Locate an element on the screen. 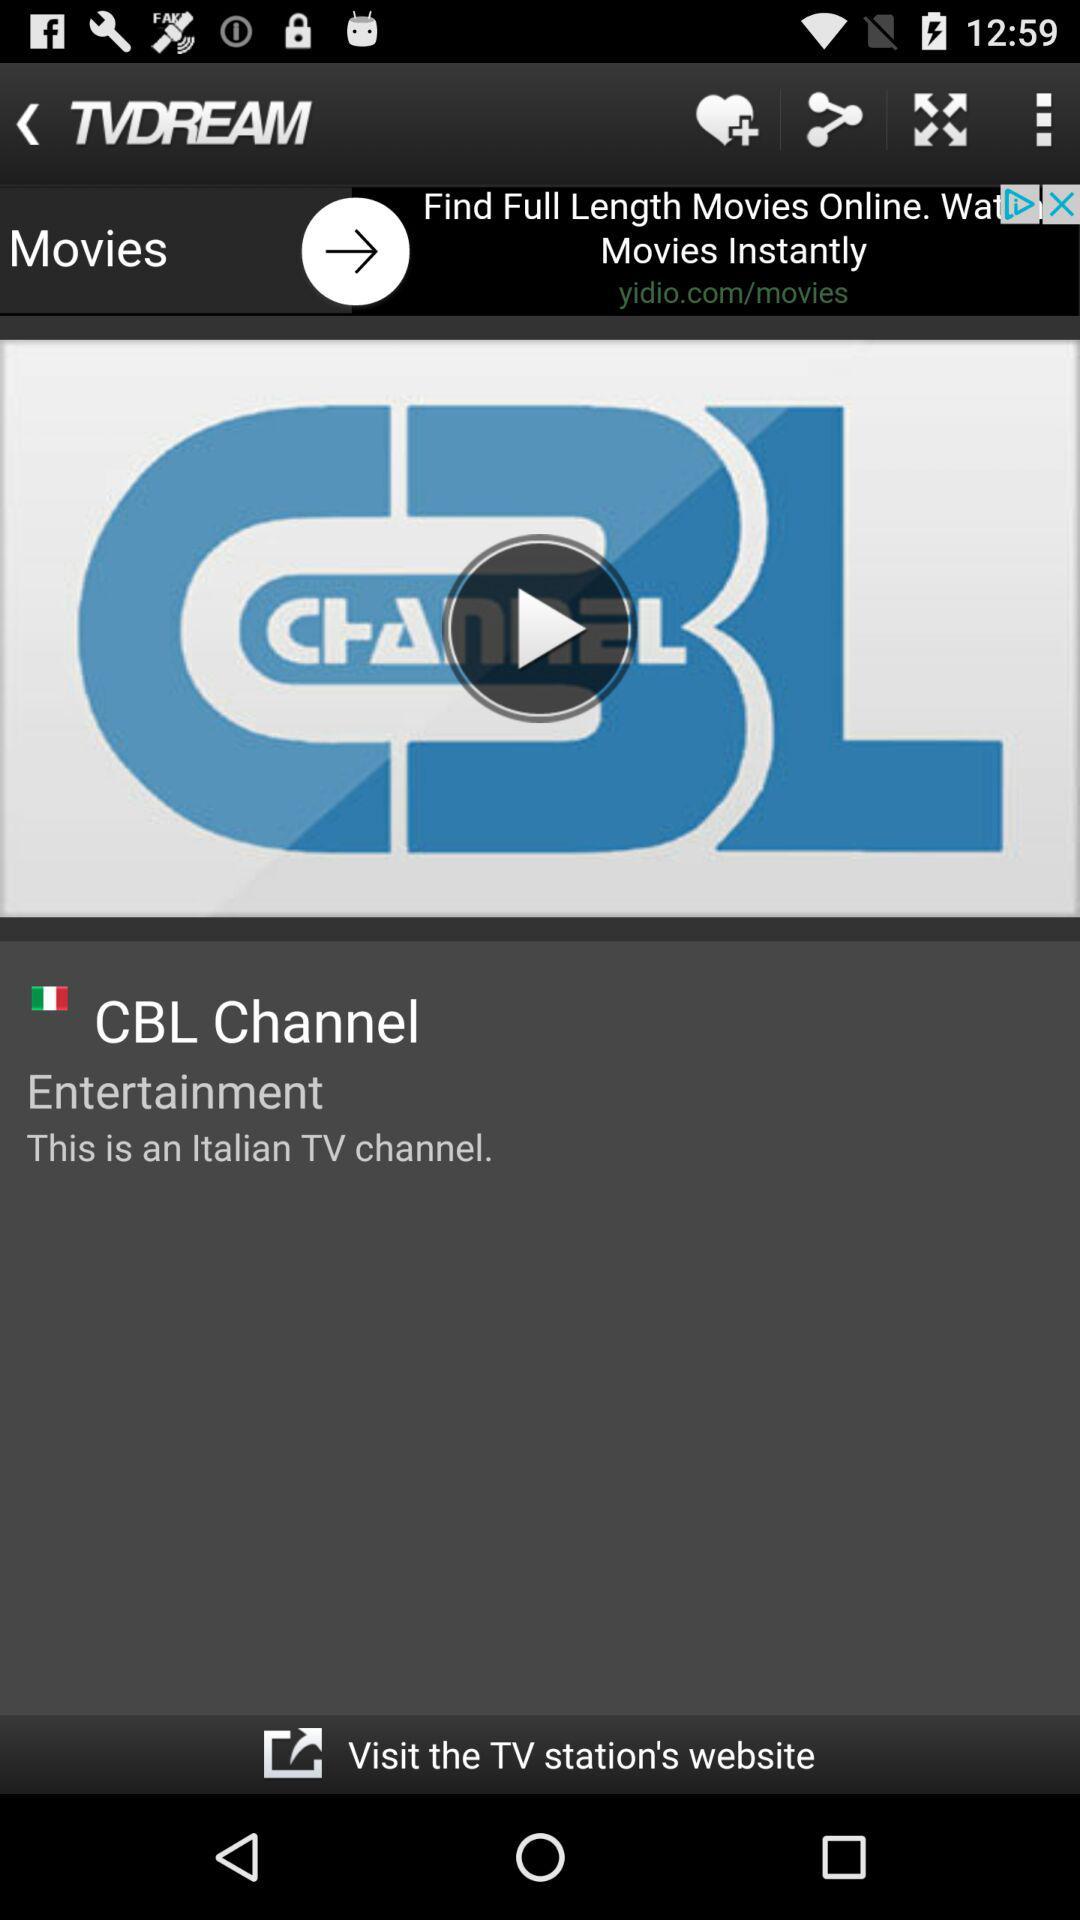 The image size is (1080, 1920). movies find full lenth movies online movies instantly is located at coordinates (540, 249).